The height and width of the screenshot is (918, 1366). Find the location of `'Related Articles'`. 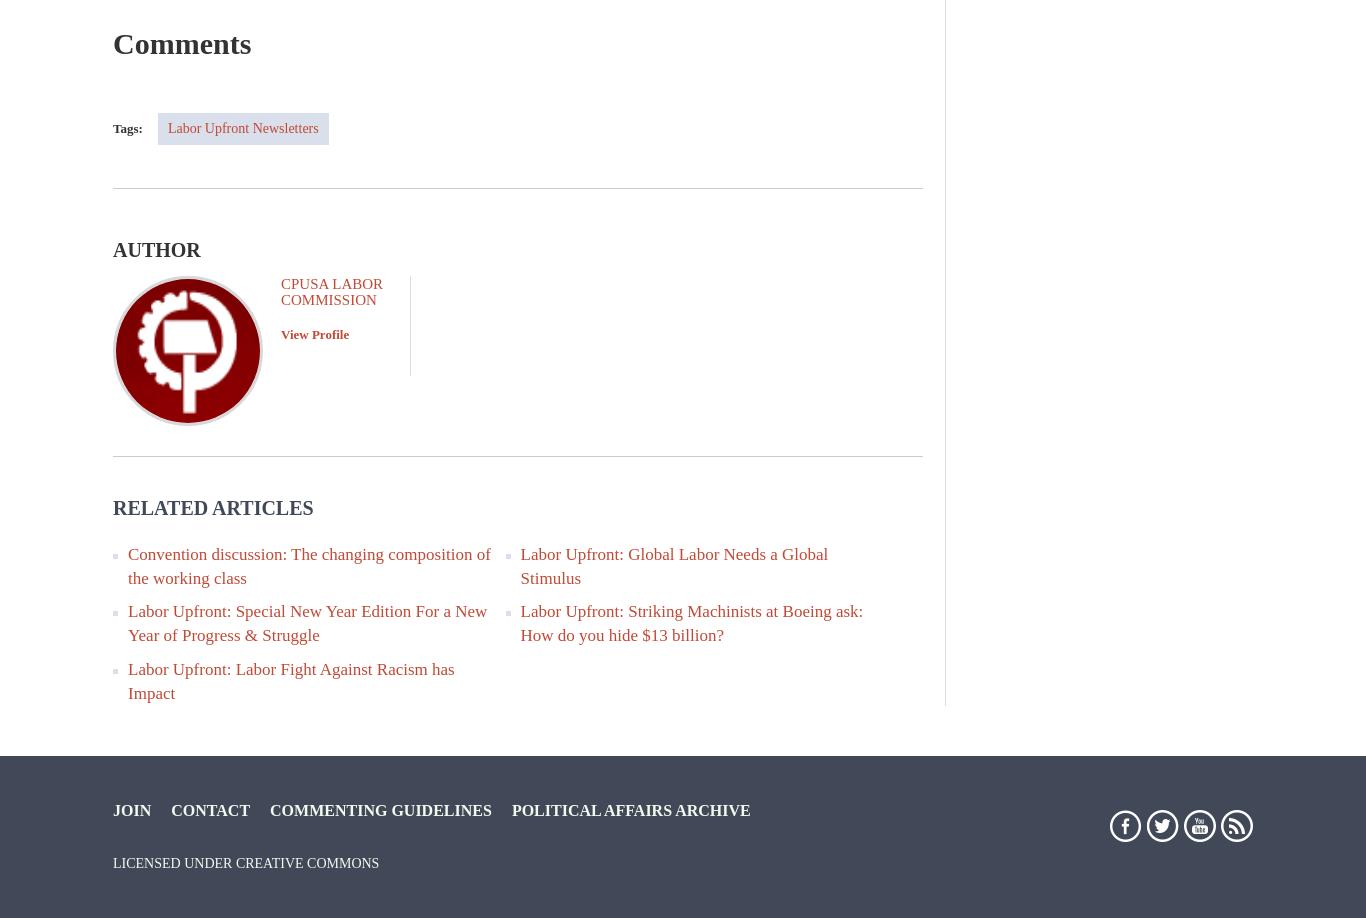

'Related Articles' is located at coordinates (112, 506).